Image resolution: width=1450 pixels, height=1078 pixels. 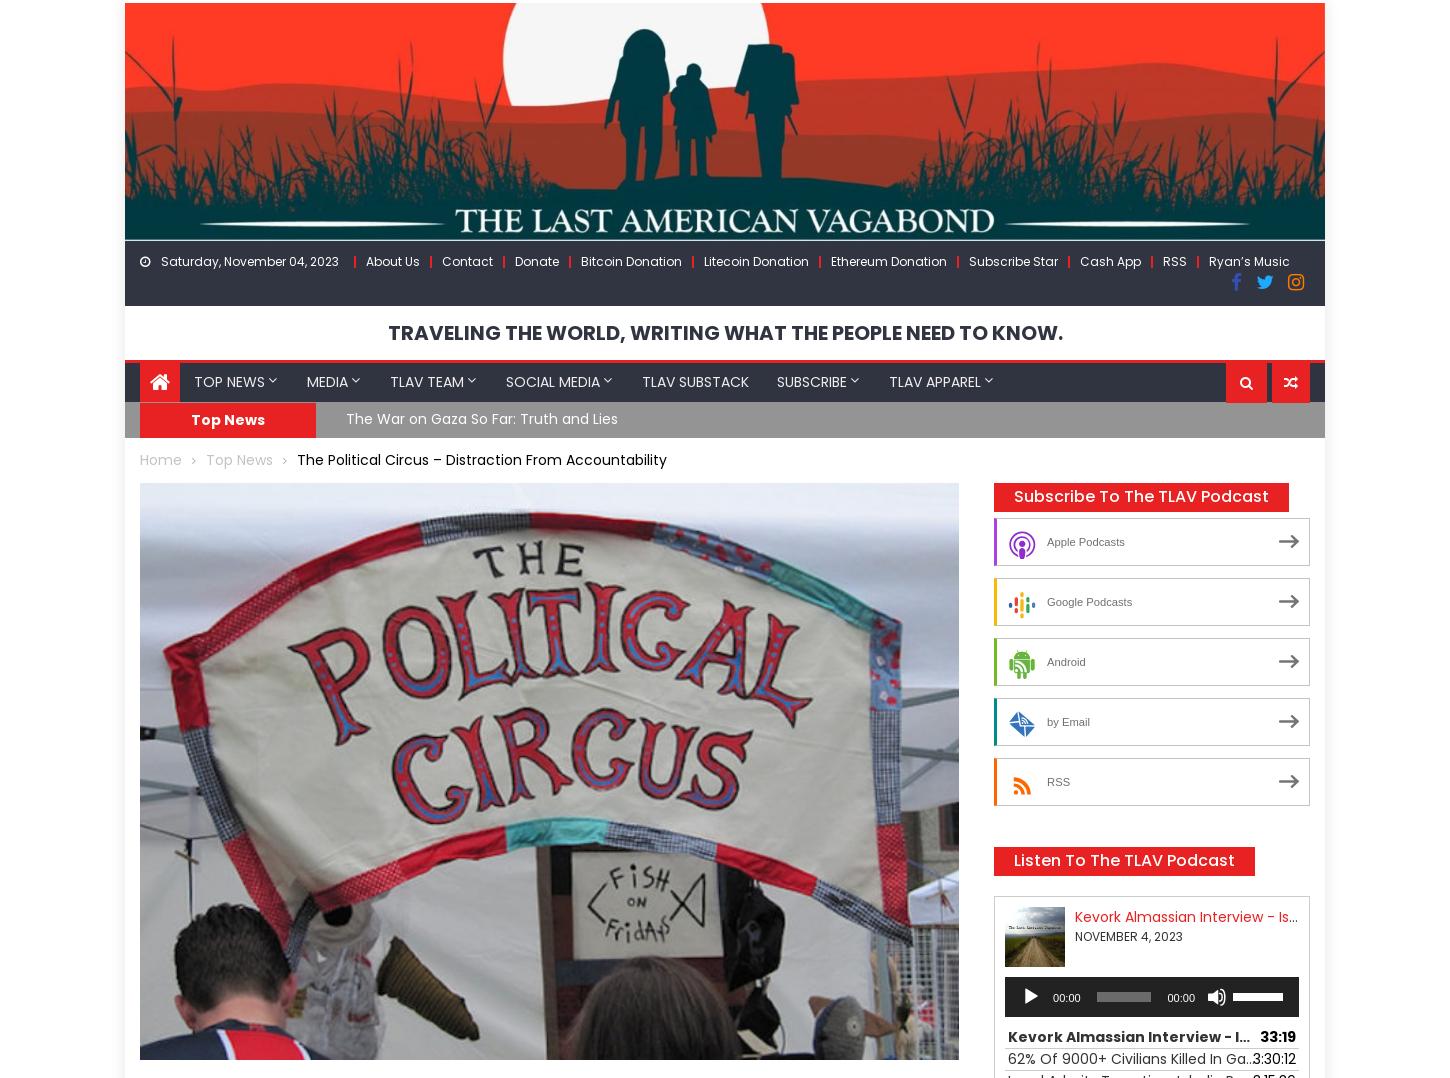 I want to click on 'Google Podcasts', so click(x=1088, y=600).